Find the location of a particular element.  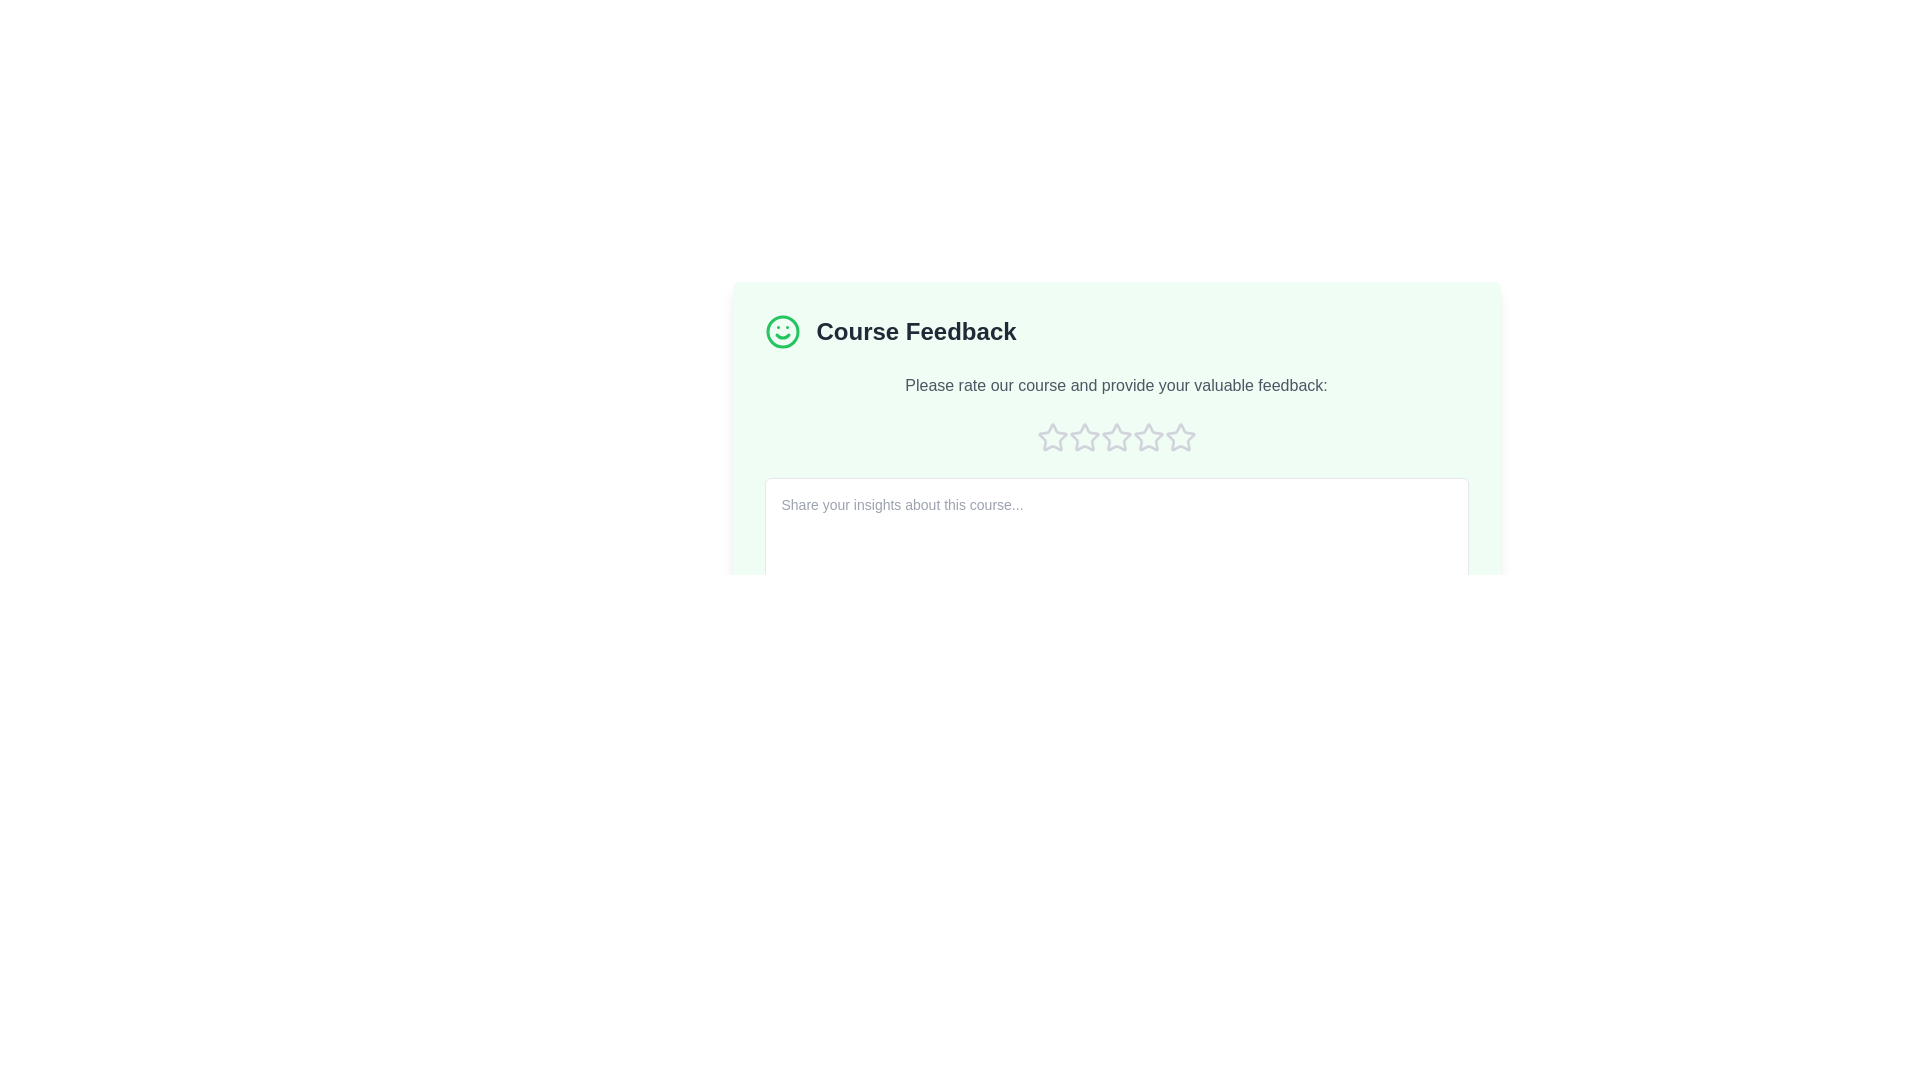

the fifth star icon in the middle section of the feedback module is located at coordinates (1180, 437).